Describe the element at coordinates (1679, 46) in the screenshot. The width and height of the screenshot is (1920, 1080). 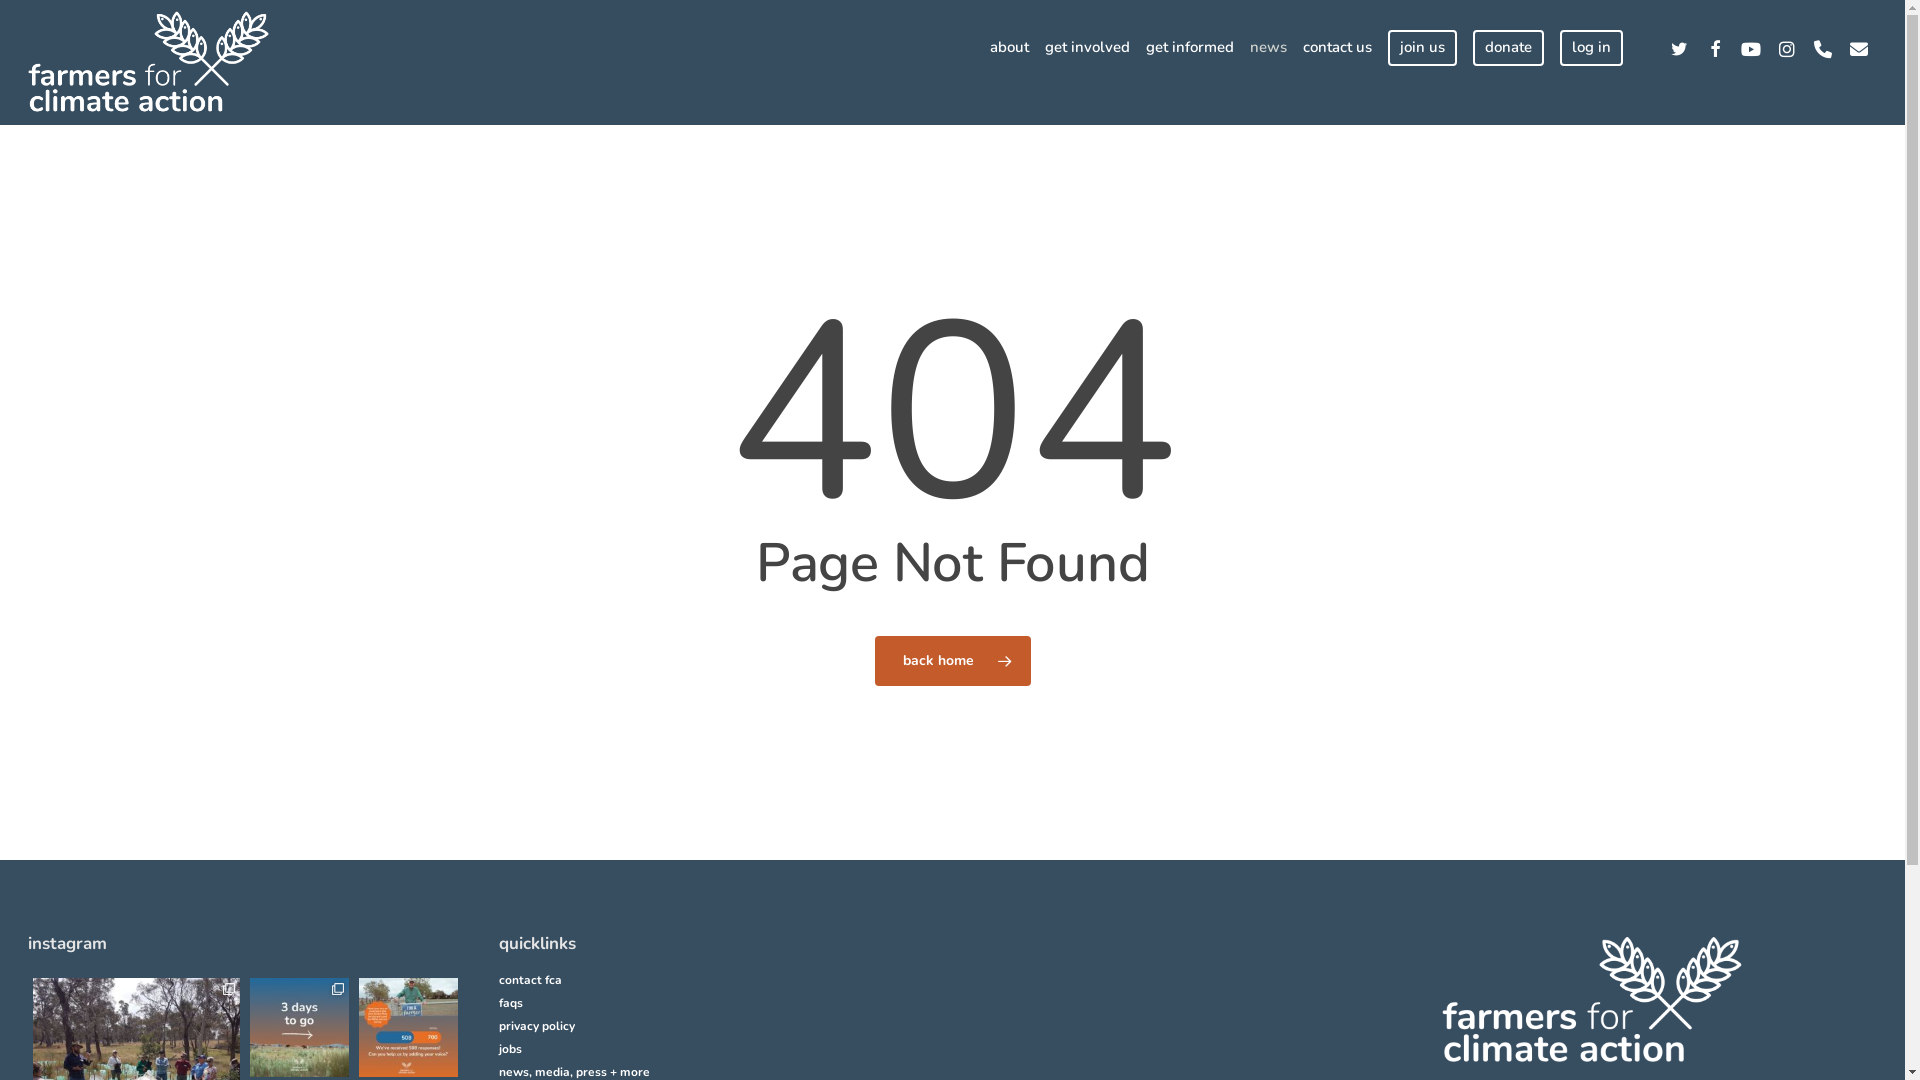
I see `'twitter'` at that location.